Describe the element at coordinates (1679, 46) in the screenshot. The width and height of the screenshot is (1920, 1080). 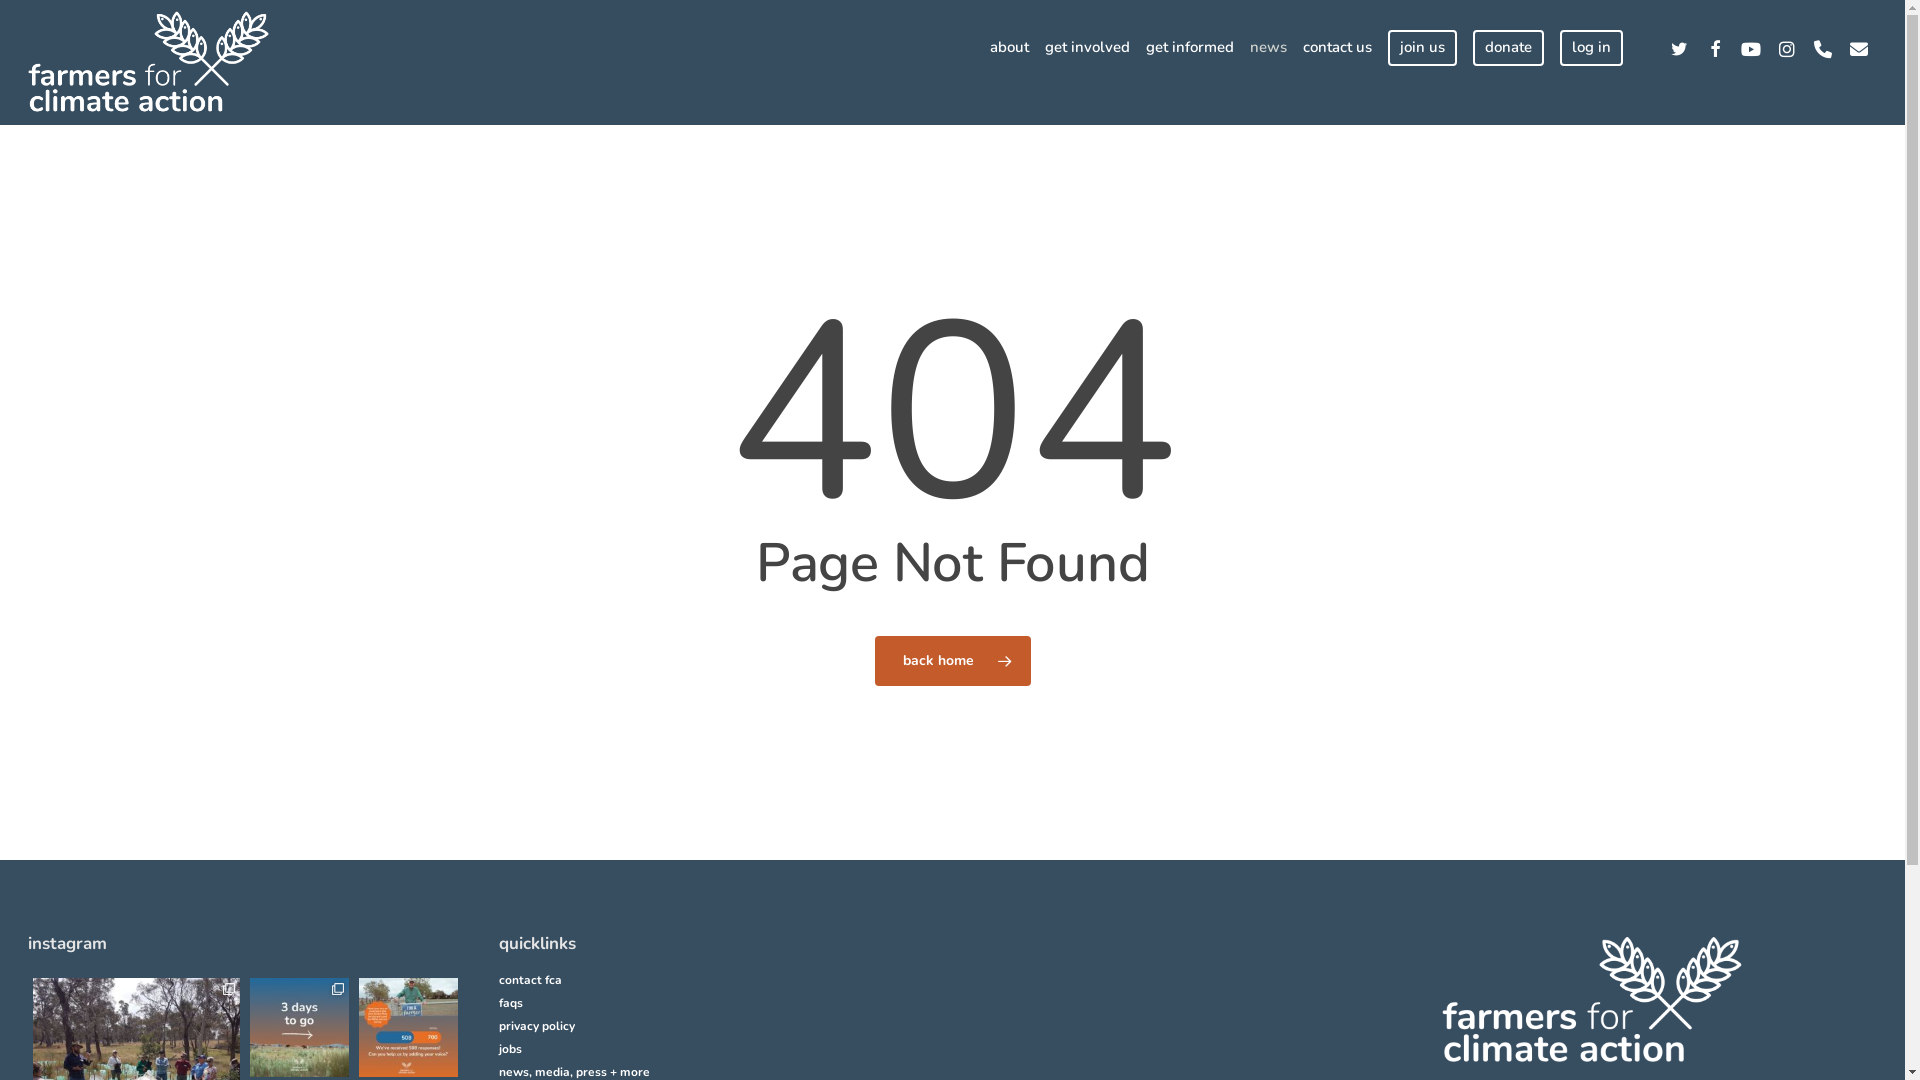
I see `'twitter'` at that location.